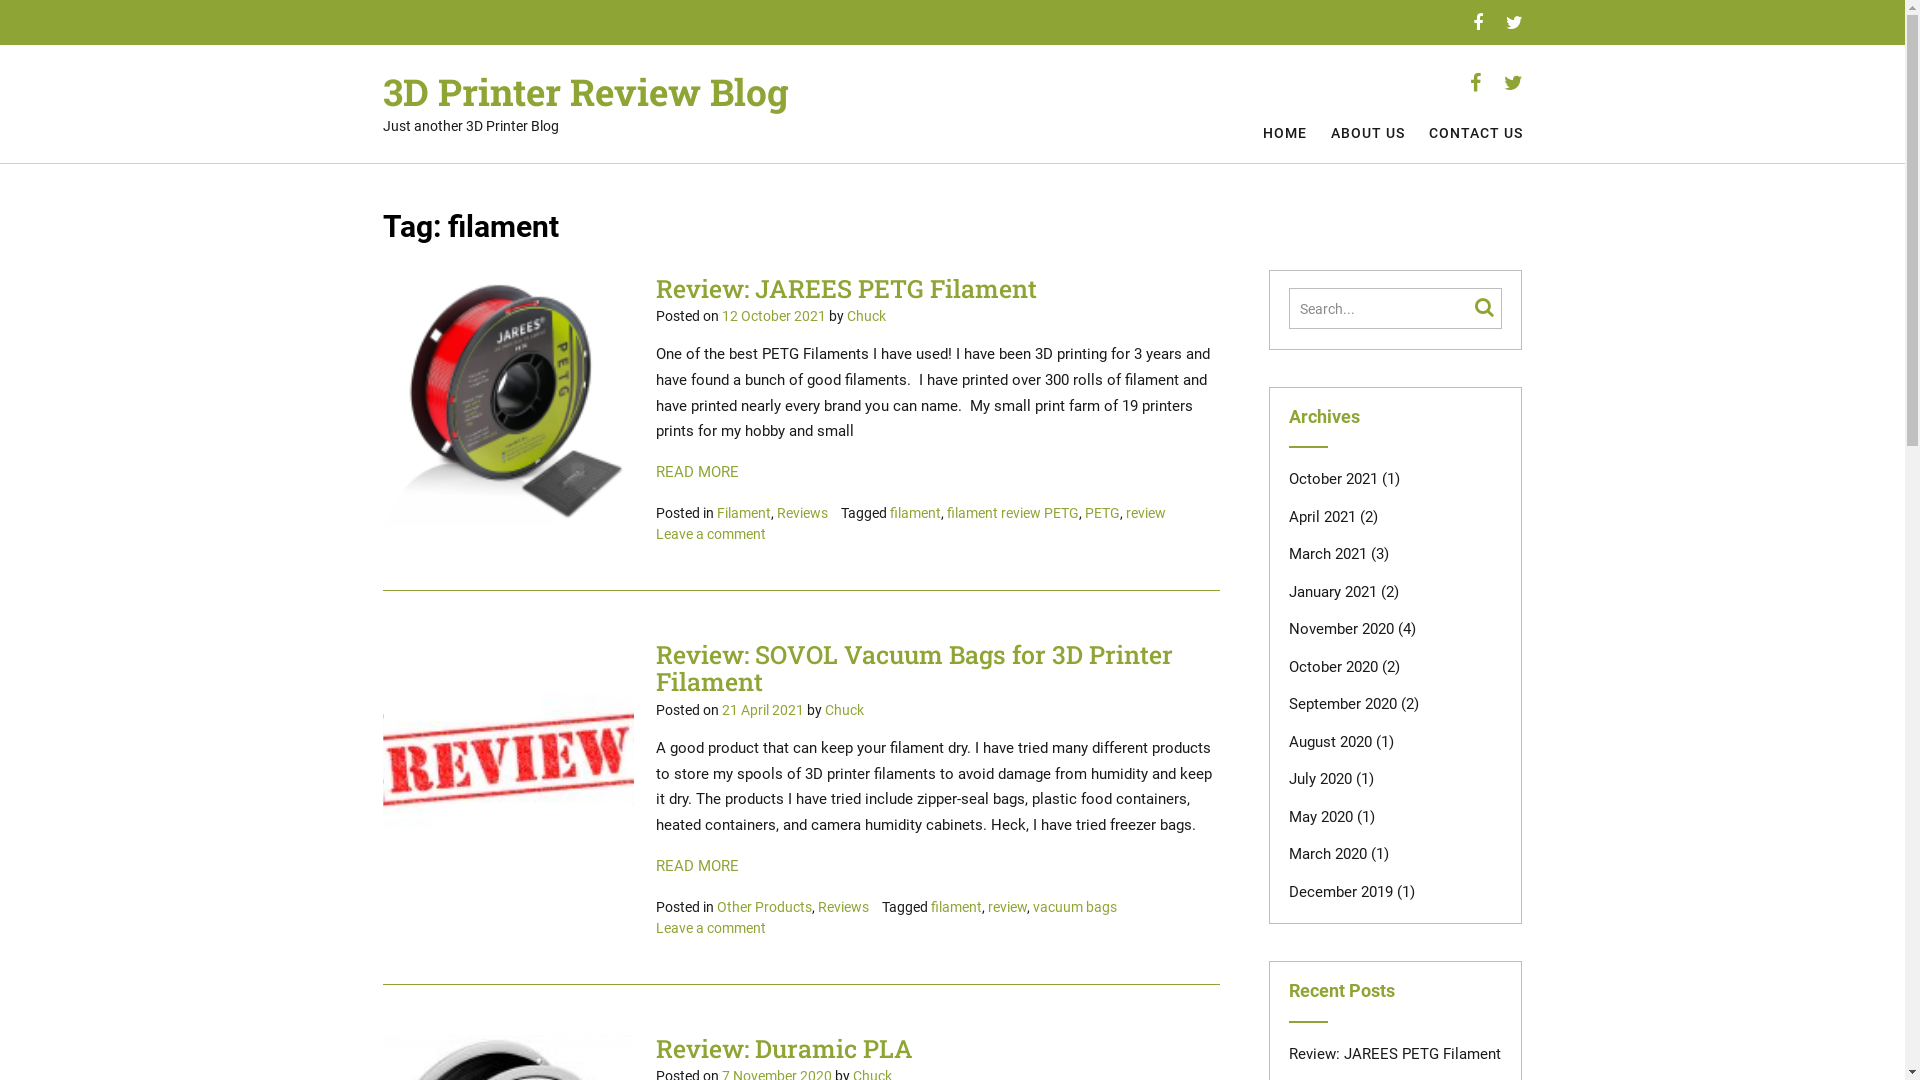 This screenshot has height=1080, width=1920. Describe the element at coordinates (1289, 554) in the screenshot. I see `'March 2021'` at that location.